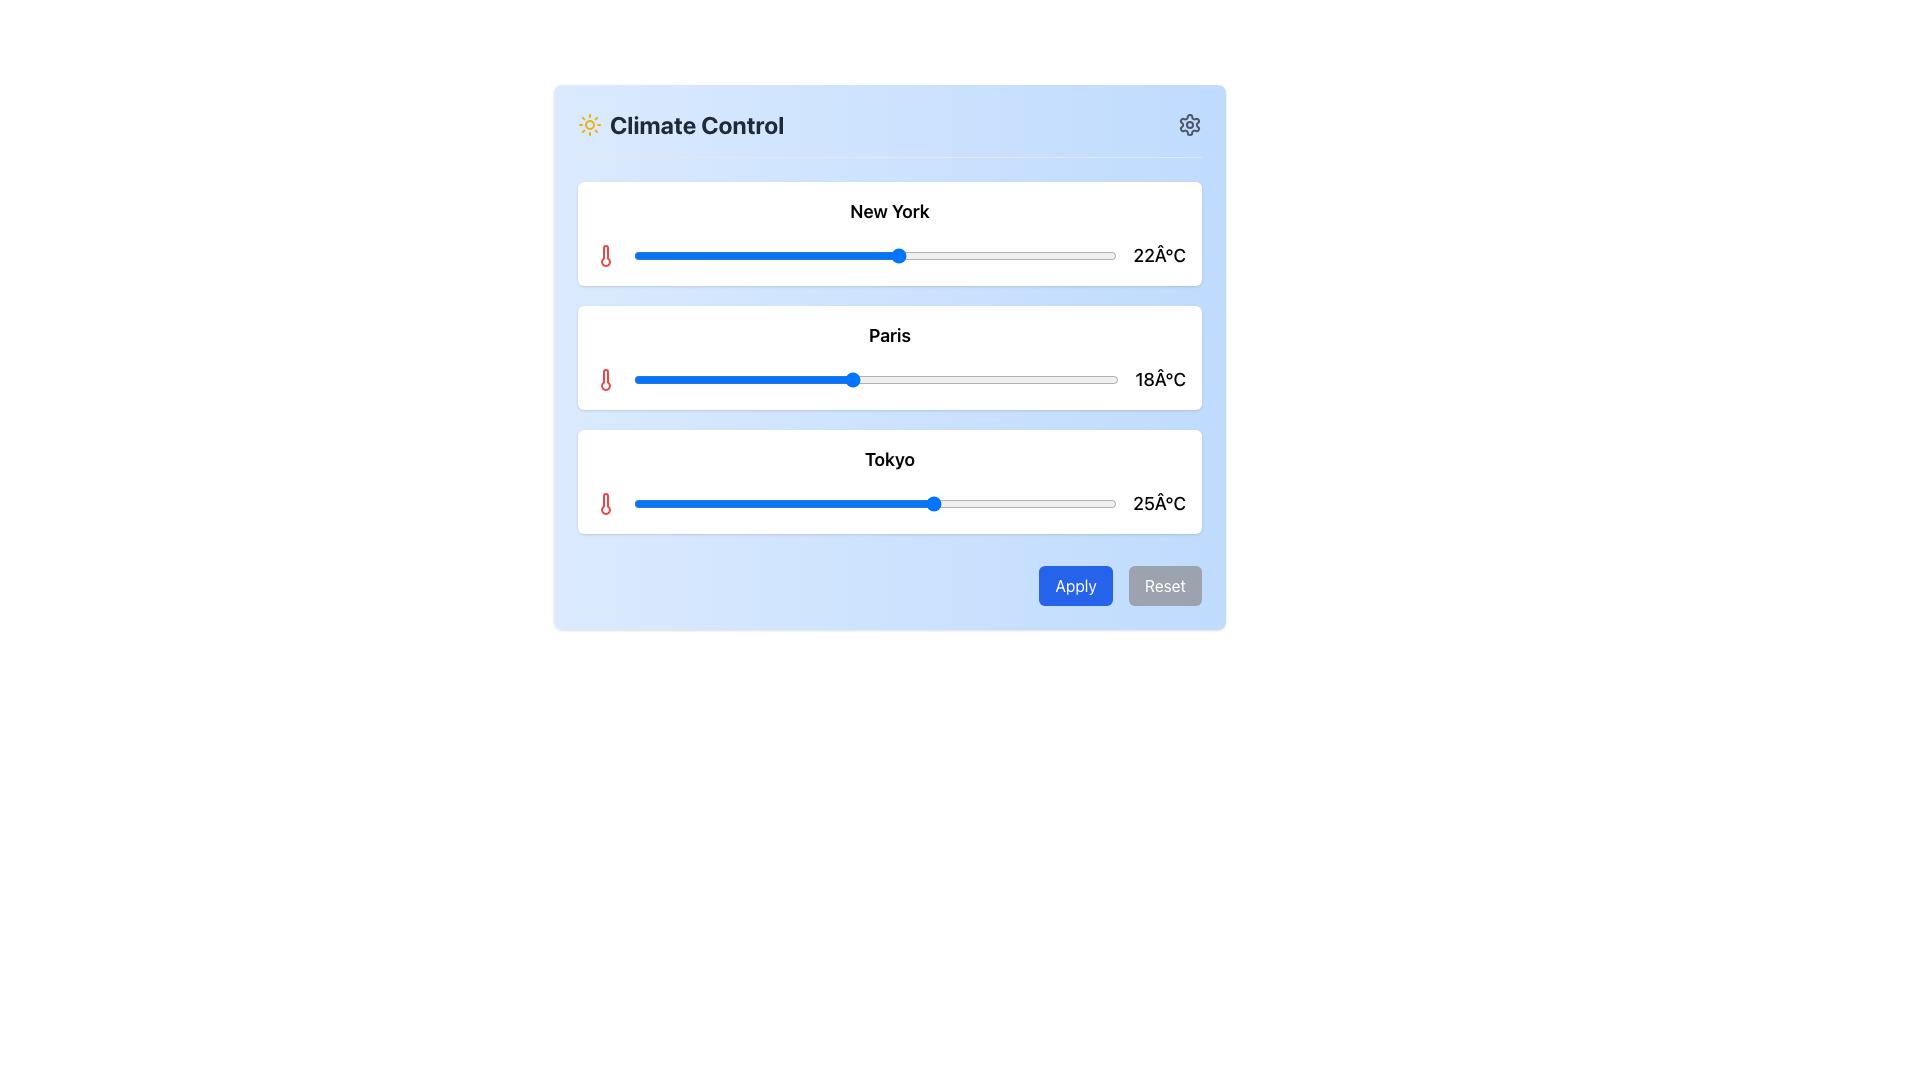 The height and width of the screenshot is (1080, 1920). What do you see at coordinates (681, 124) in the screenshot?
I see `the 'Climate Control' text label, which is displayed in bold, large, gray font and located next to a yellow sun icon in the top-left section of the header bar` at bounding box center [681, 124].